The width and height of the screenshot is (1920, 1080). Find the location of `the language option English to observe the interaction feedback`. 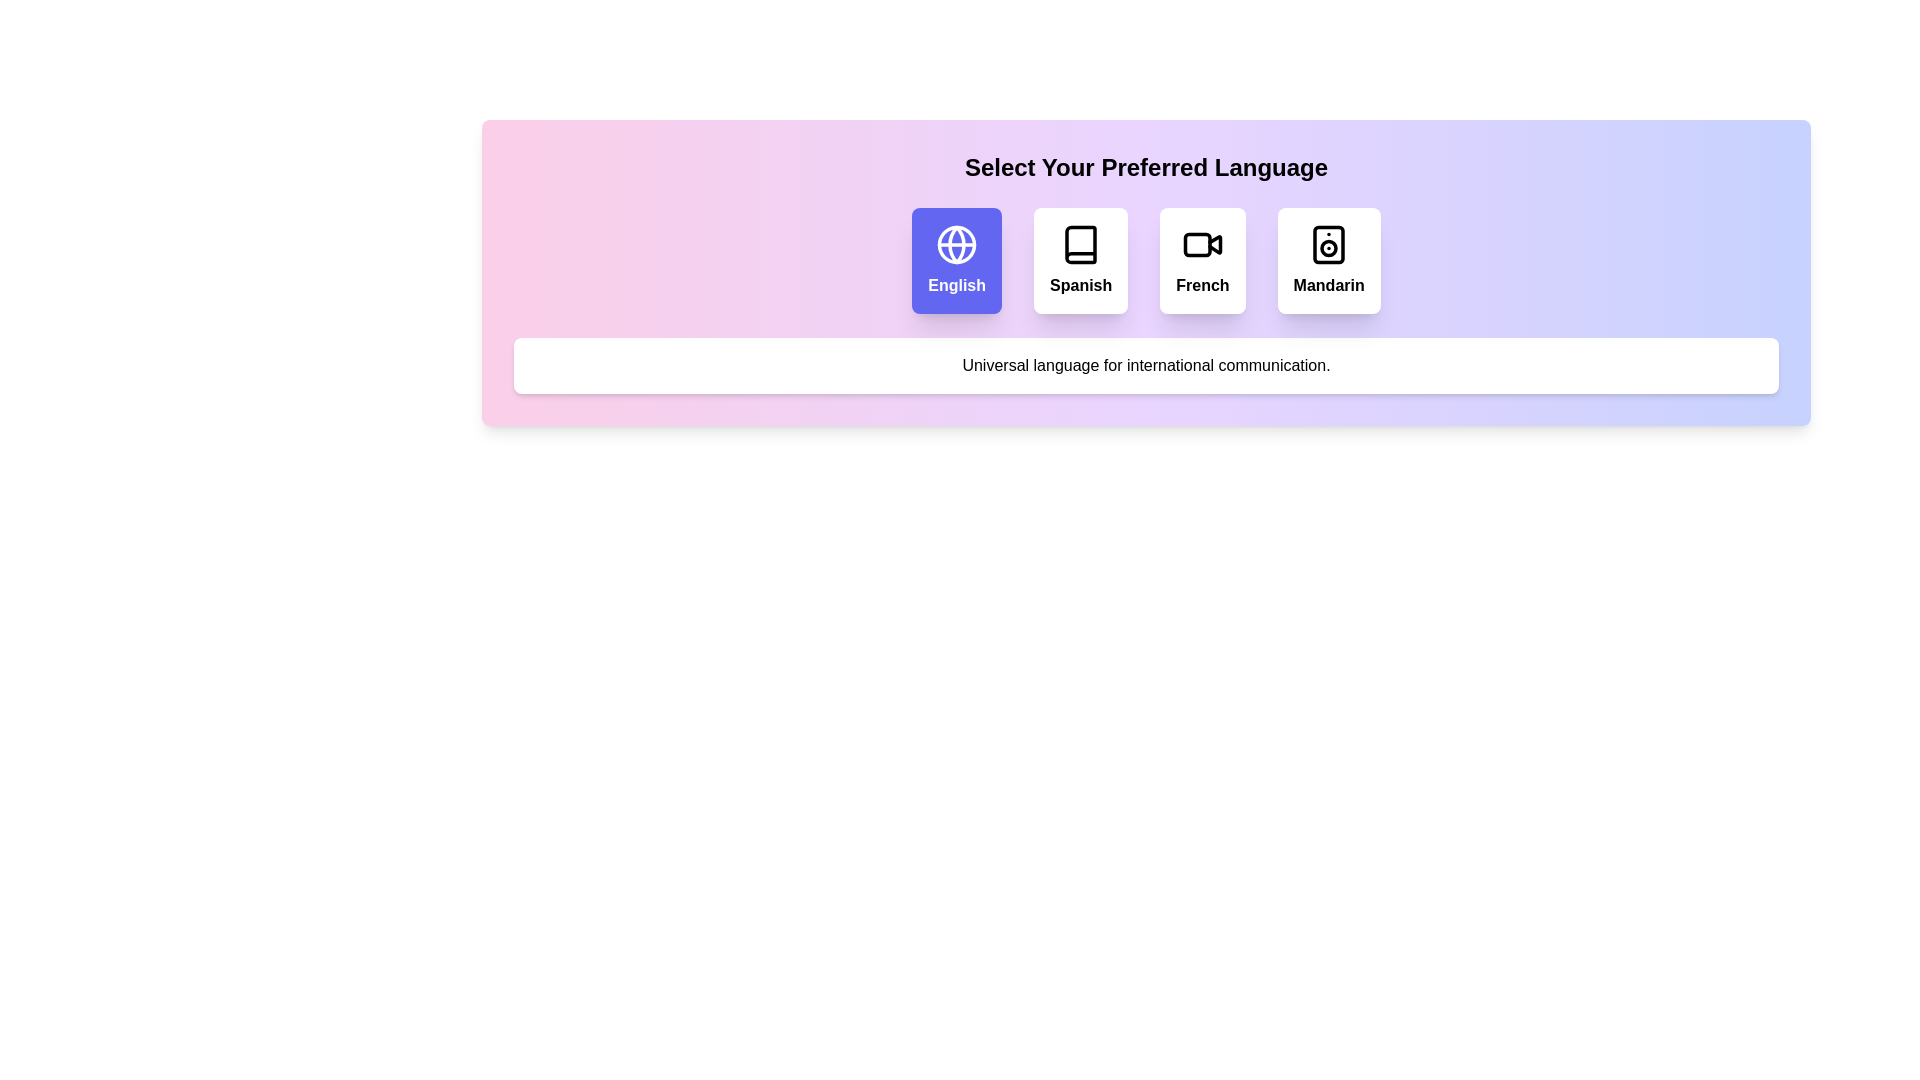

the language option English to observe the interaction feedback is located at coordinates (955, 260).